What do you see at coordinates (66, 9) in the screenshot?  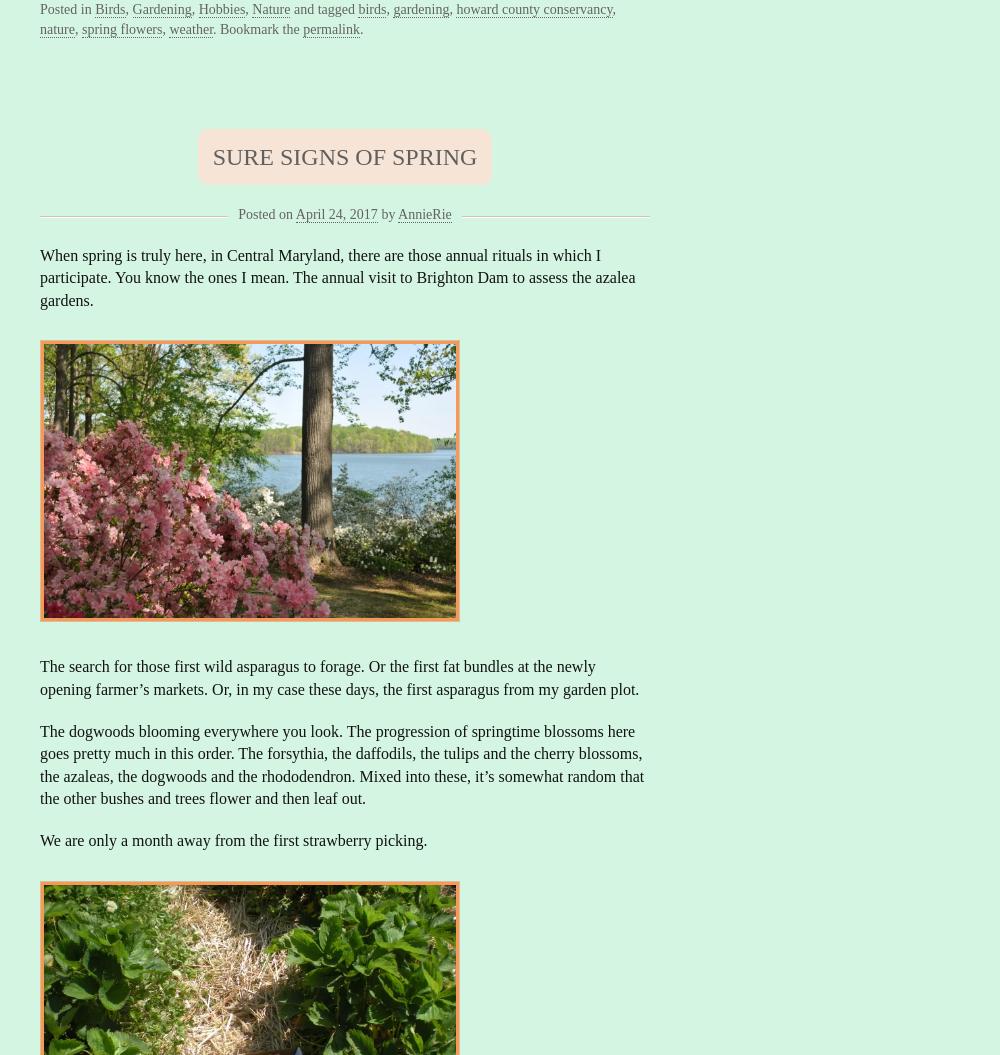 I see `'Posted in'` at bounding box center [66, 9].